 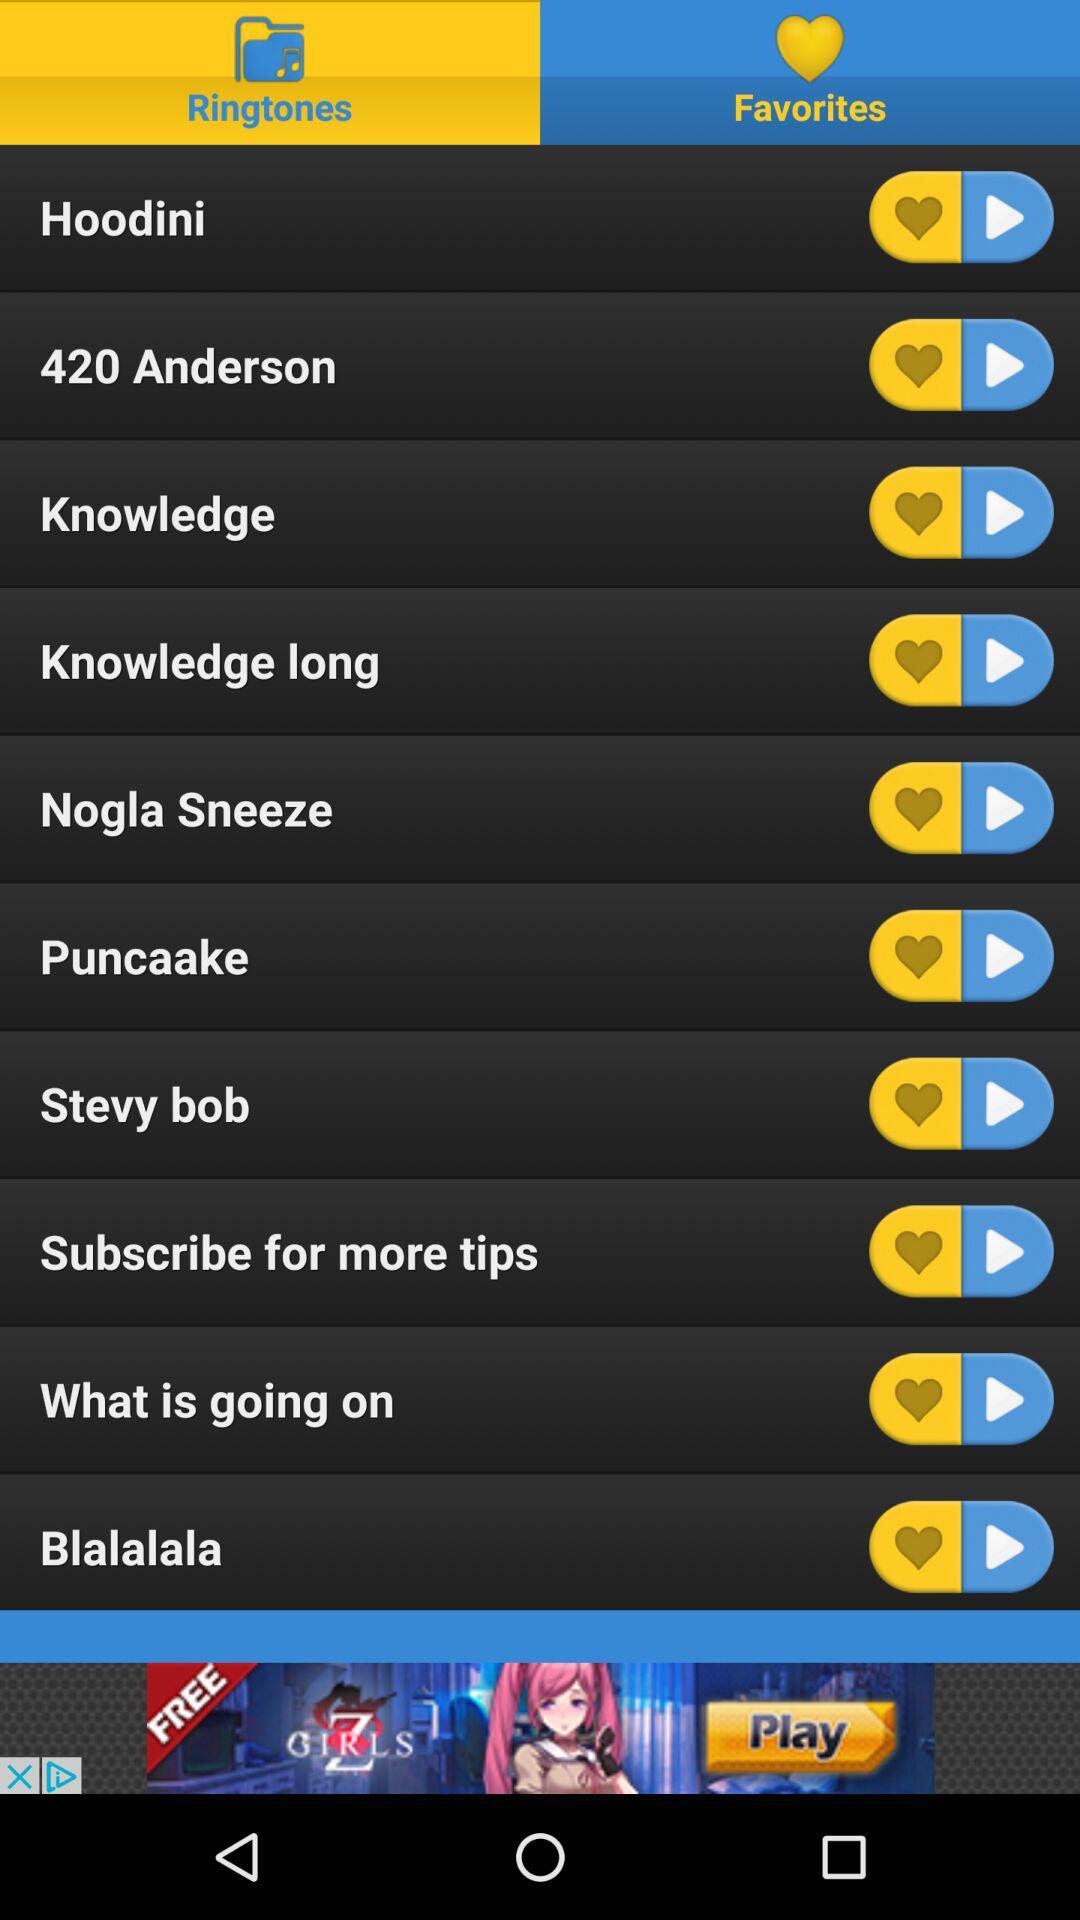 What do you see at coordinates (915, 217) in the screenshot?
I see `heart this track` at bounding box center [915, 217].